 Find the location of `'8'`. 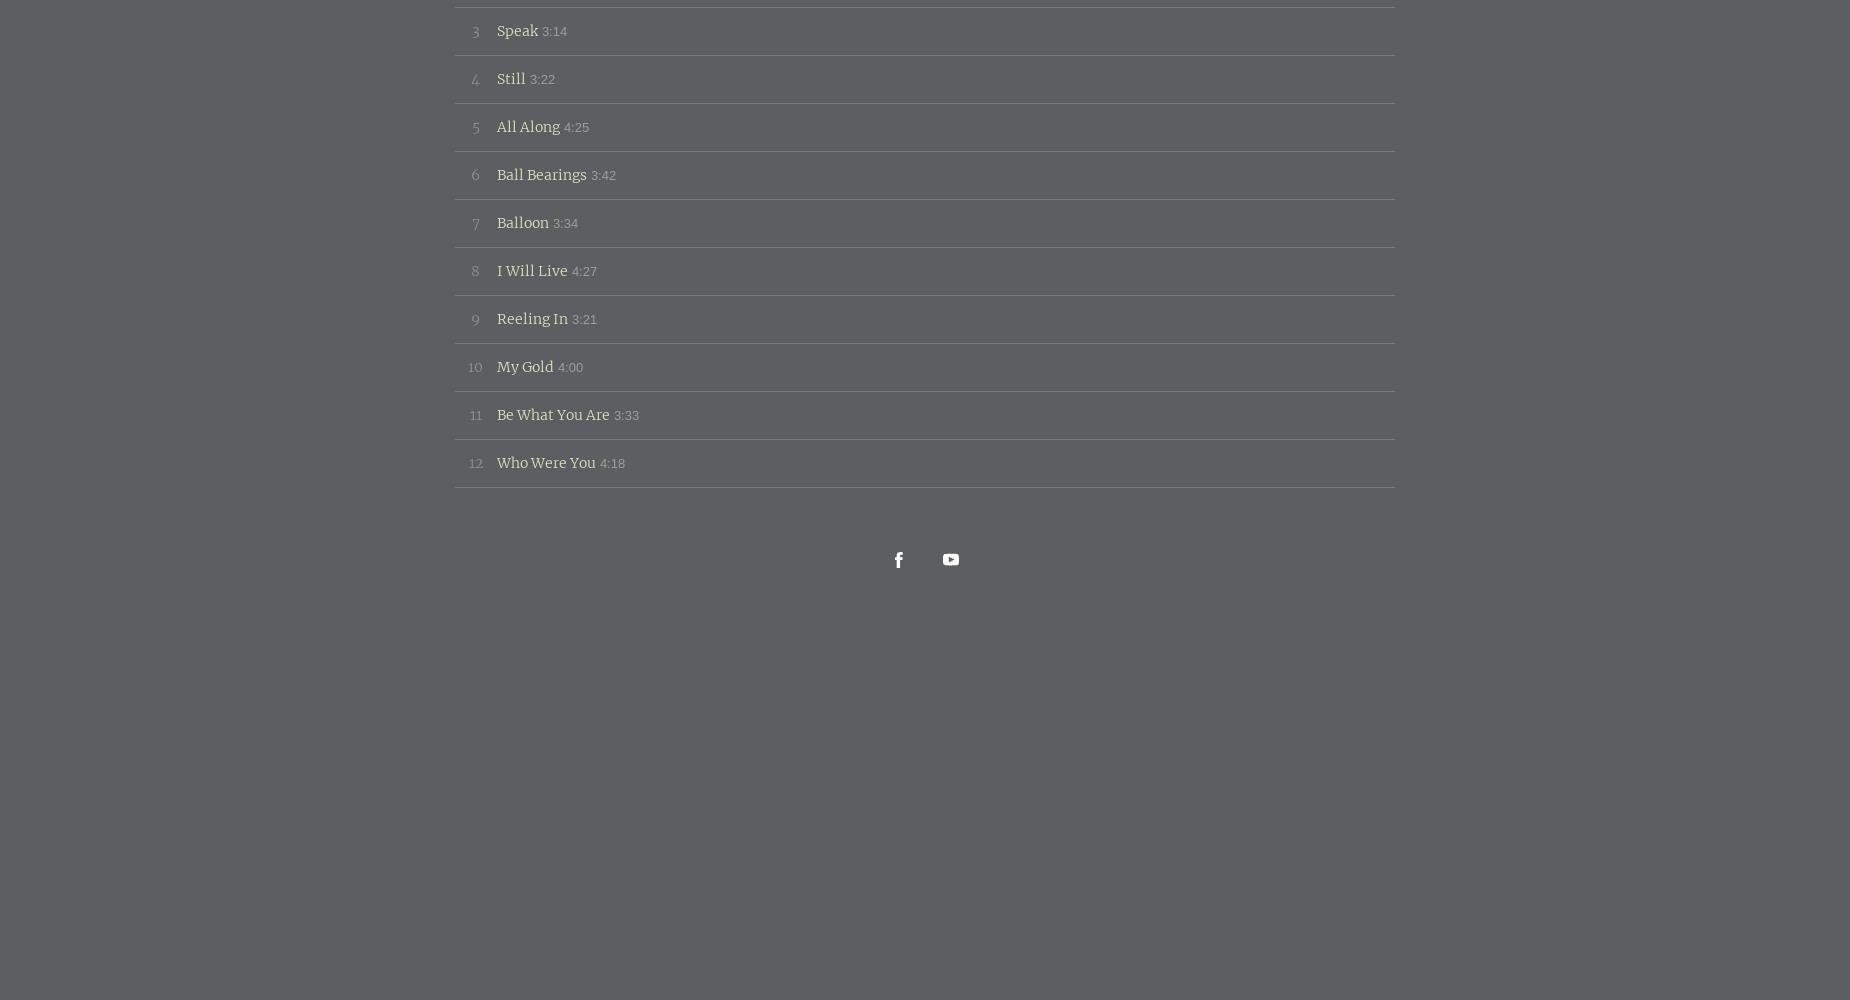

'8' is located at coordinates (475, 270).